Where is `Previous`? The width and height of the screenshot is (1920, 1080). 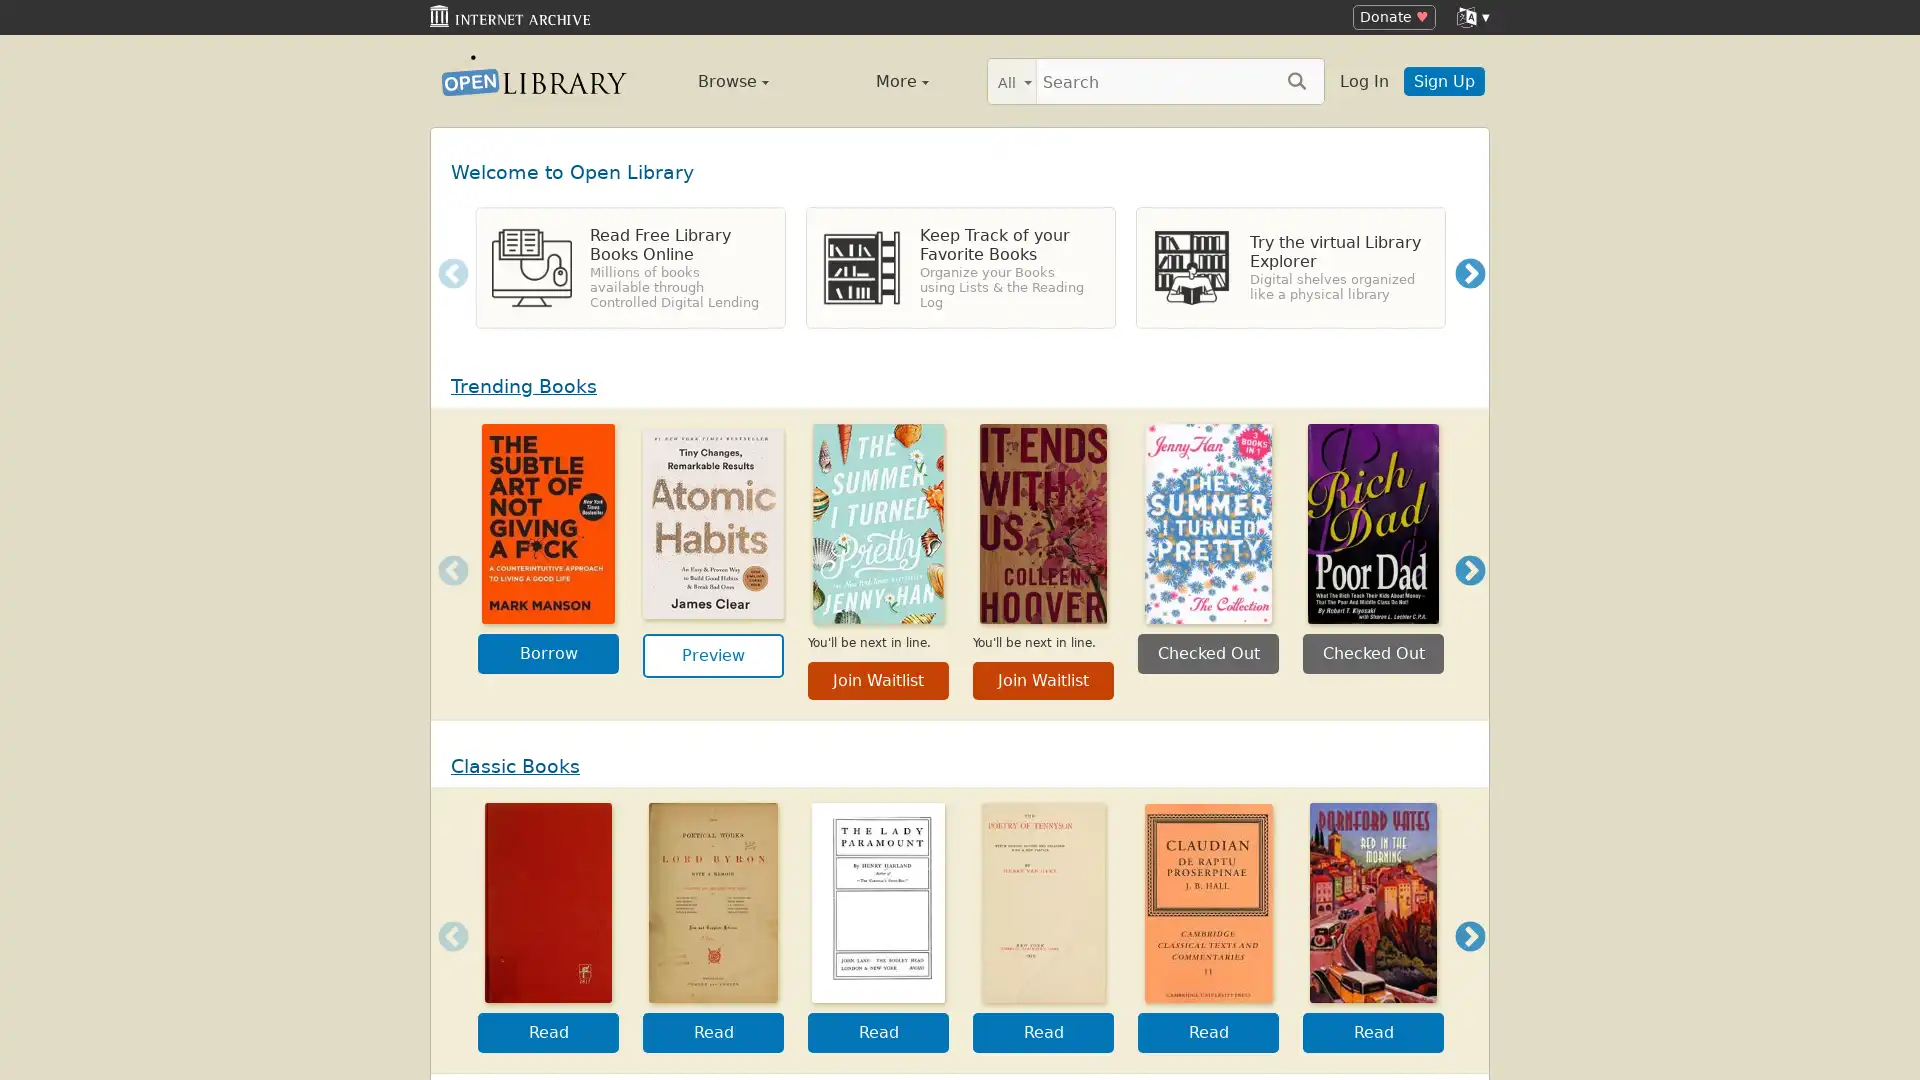 Previous is located at coordinates (445, 571).